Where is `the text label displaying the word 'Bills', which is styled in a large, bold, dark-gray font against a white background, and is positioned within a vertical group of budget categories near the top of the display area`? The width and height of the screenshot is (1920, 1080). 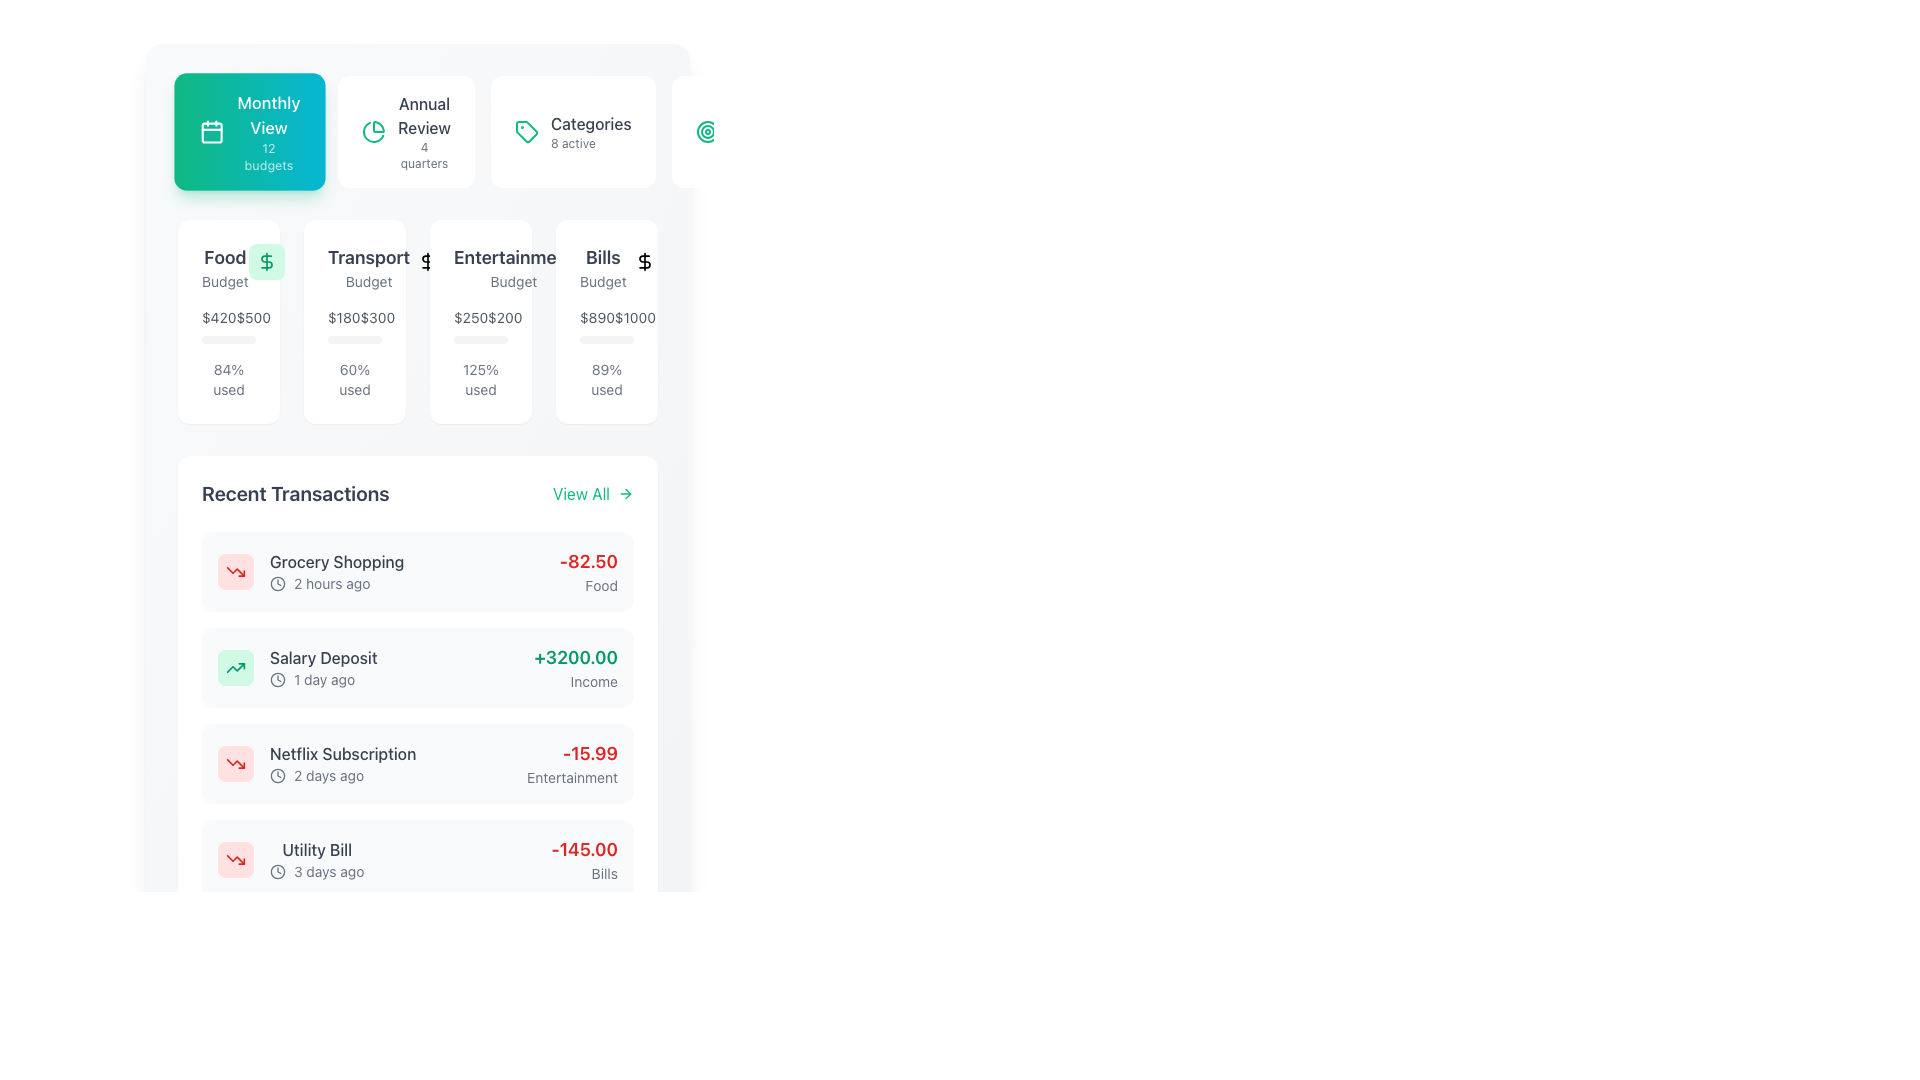
the text label displaying the word 'Bills', which is styled in a large, bold, dark-gray font against a white background, and is positioned within a vertical group of budget categories near the top of the display area is located at coordinates (602, 257).